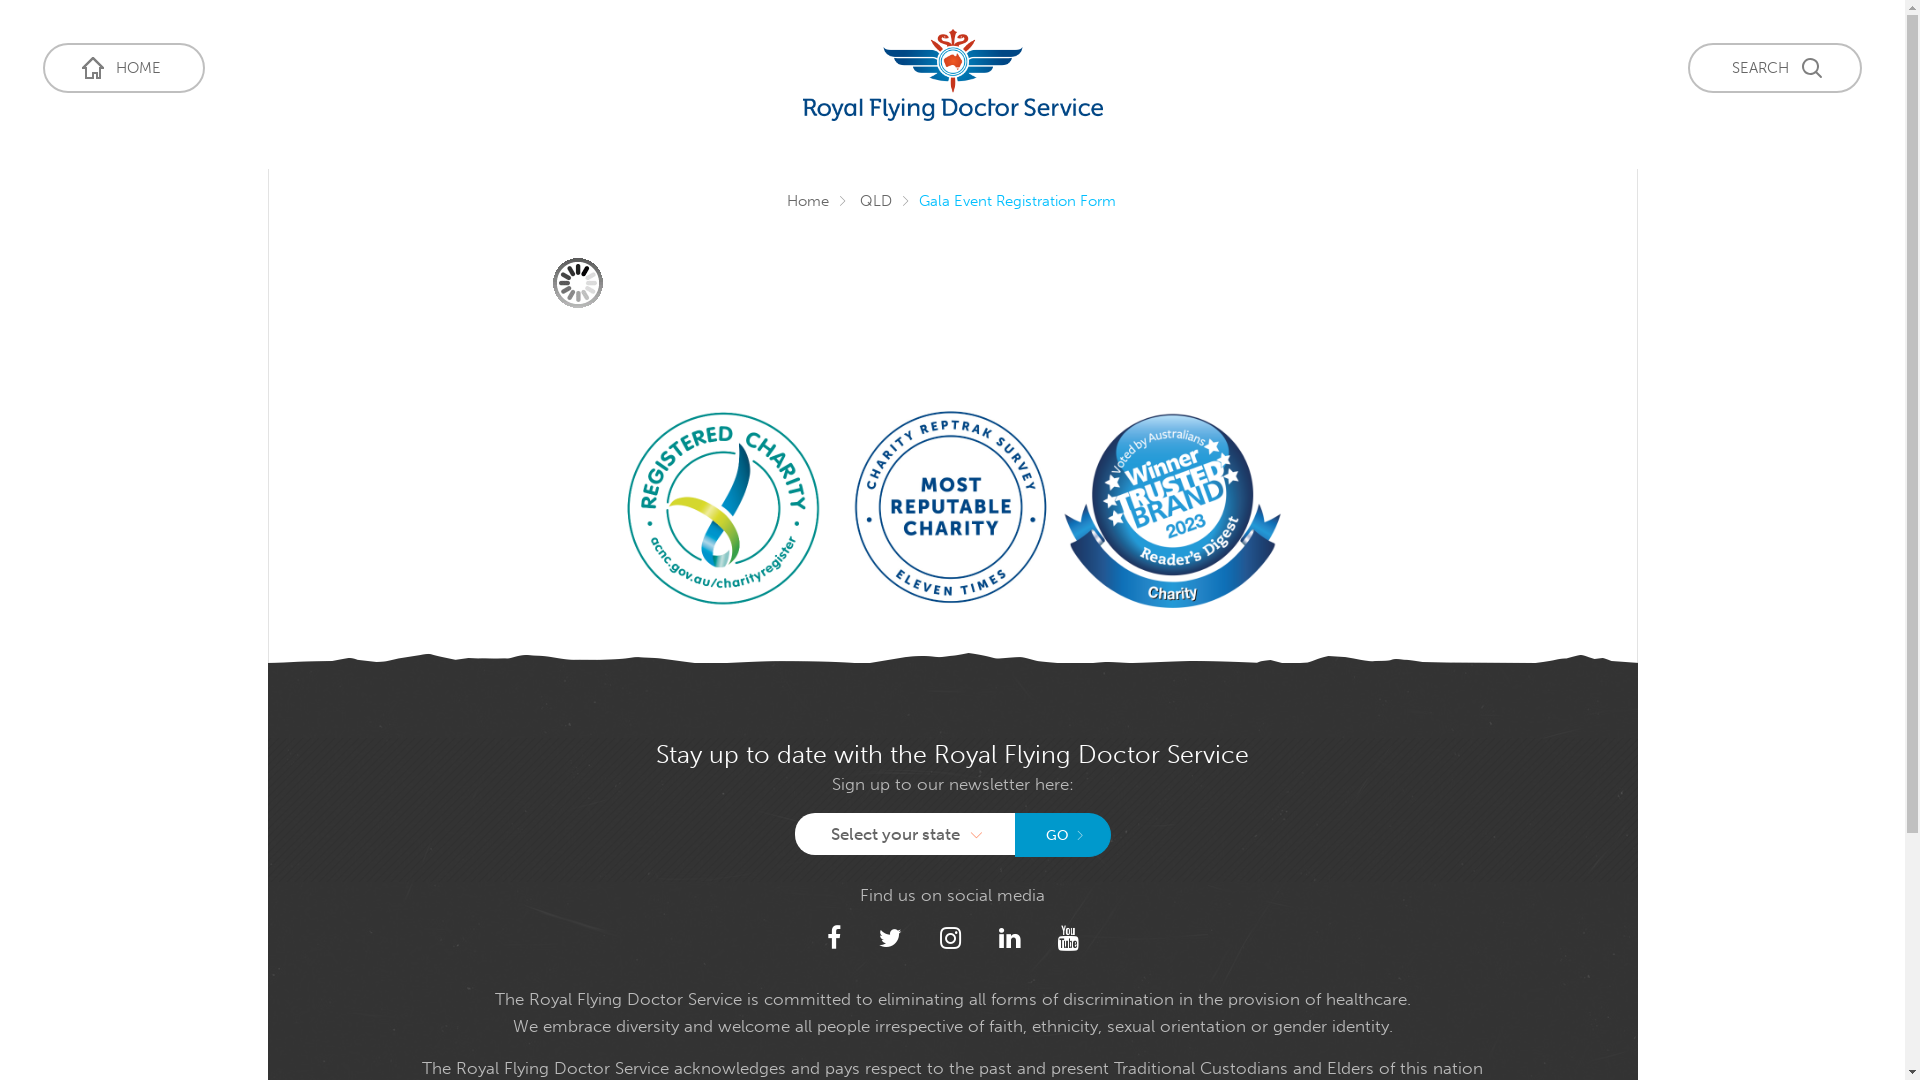  I want to click on 'Instagram', so click(949, 938).